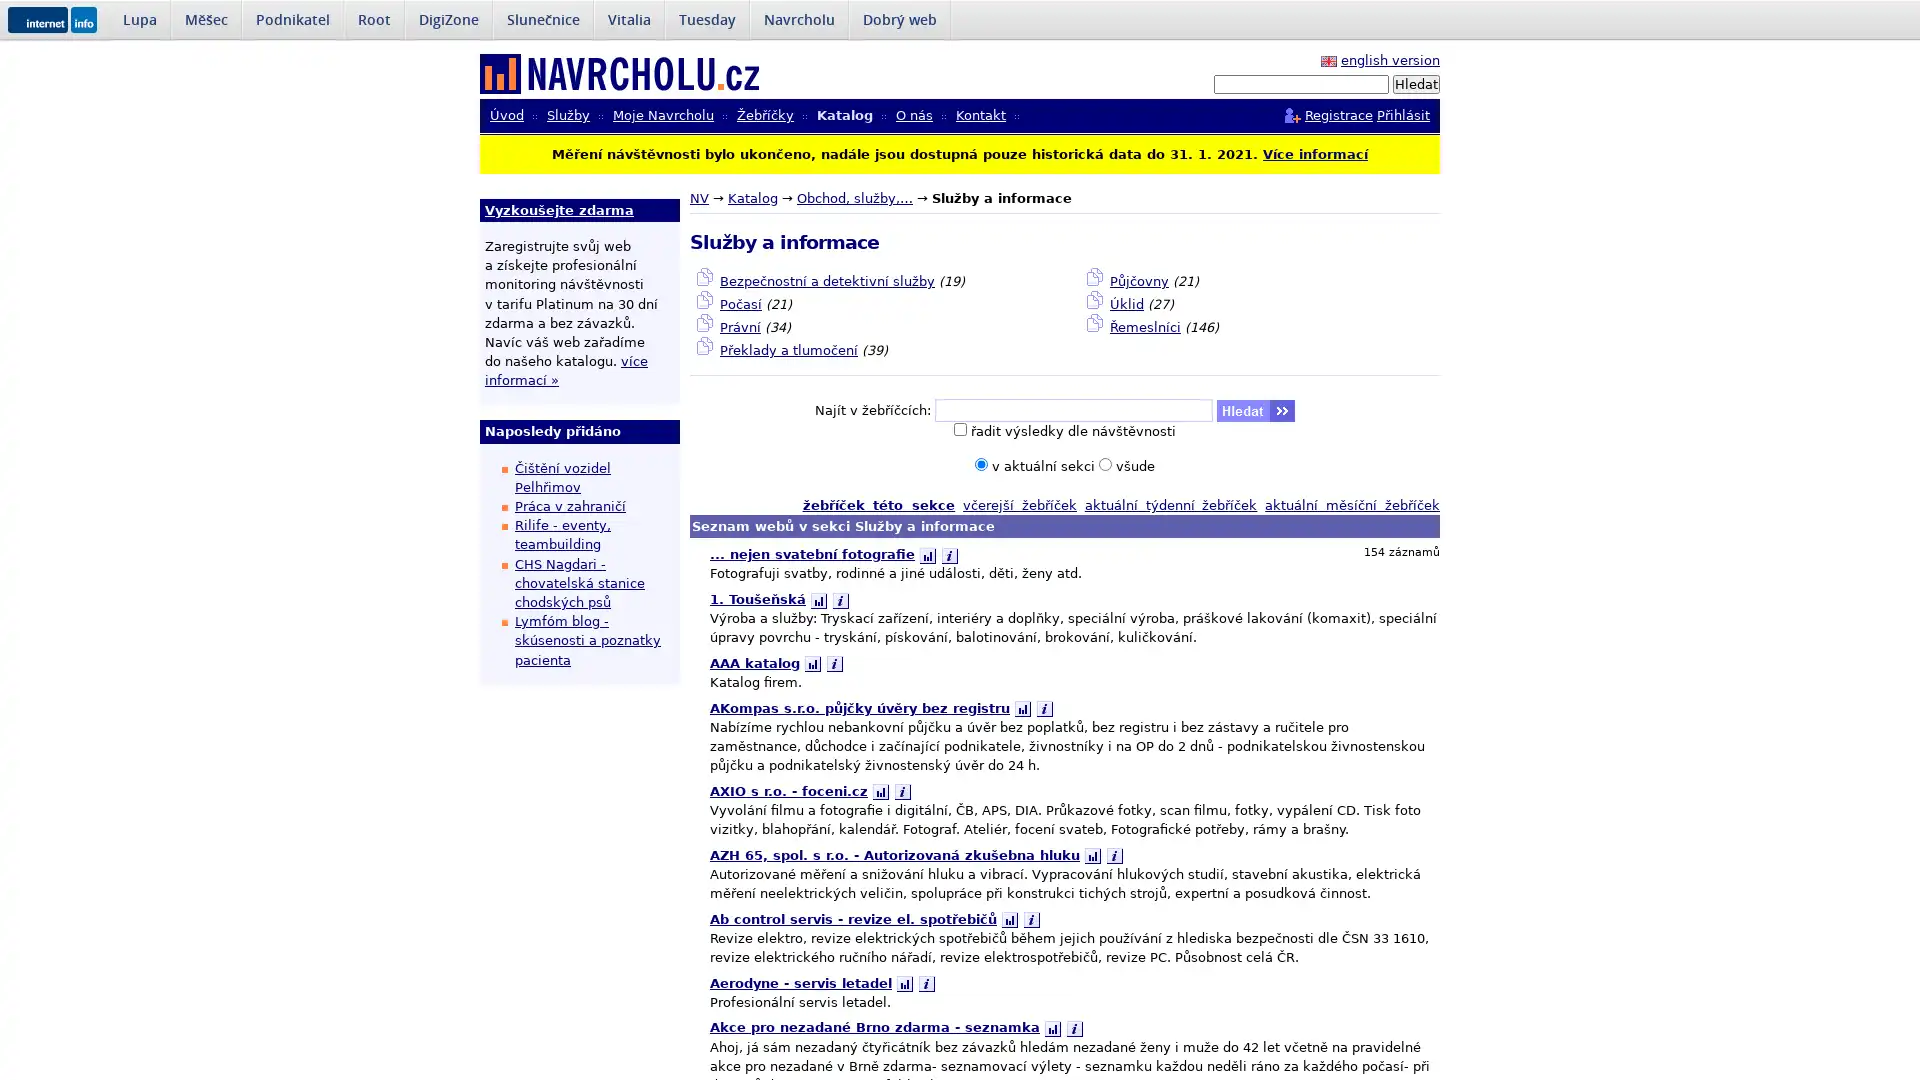 This screenshot has width=1920, height=1080. Describe the element at coordinates (1415, 83) in the screenshot. I see `Hledat` at that location.